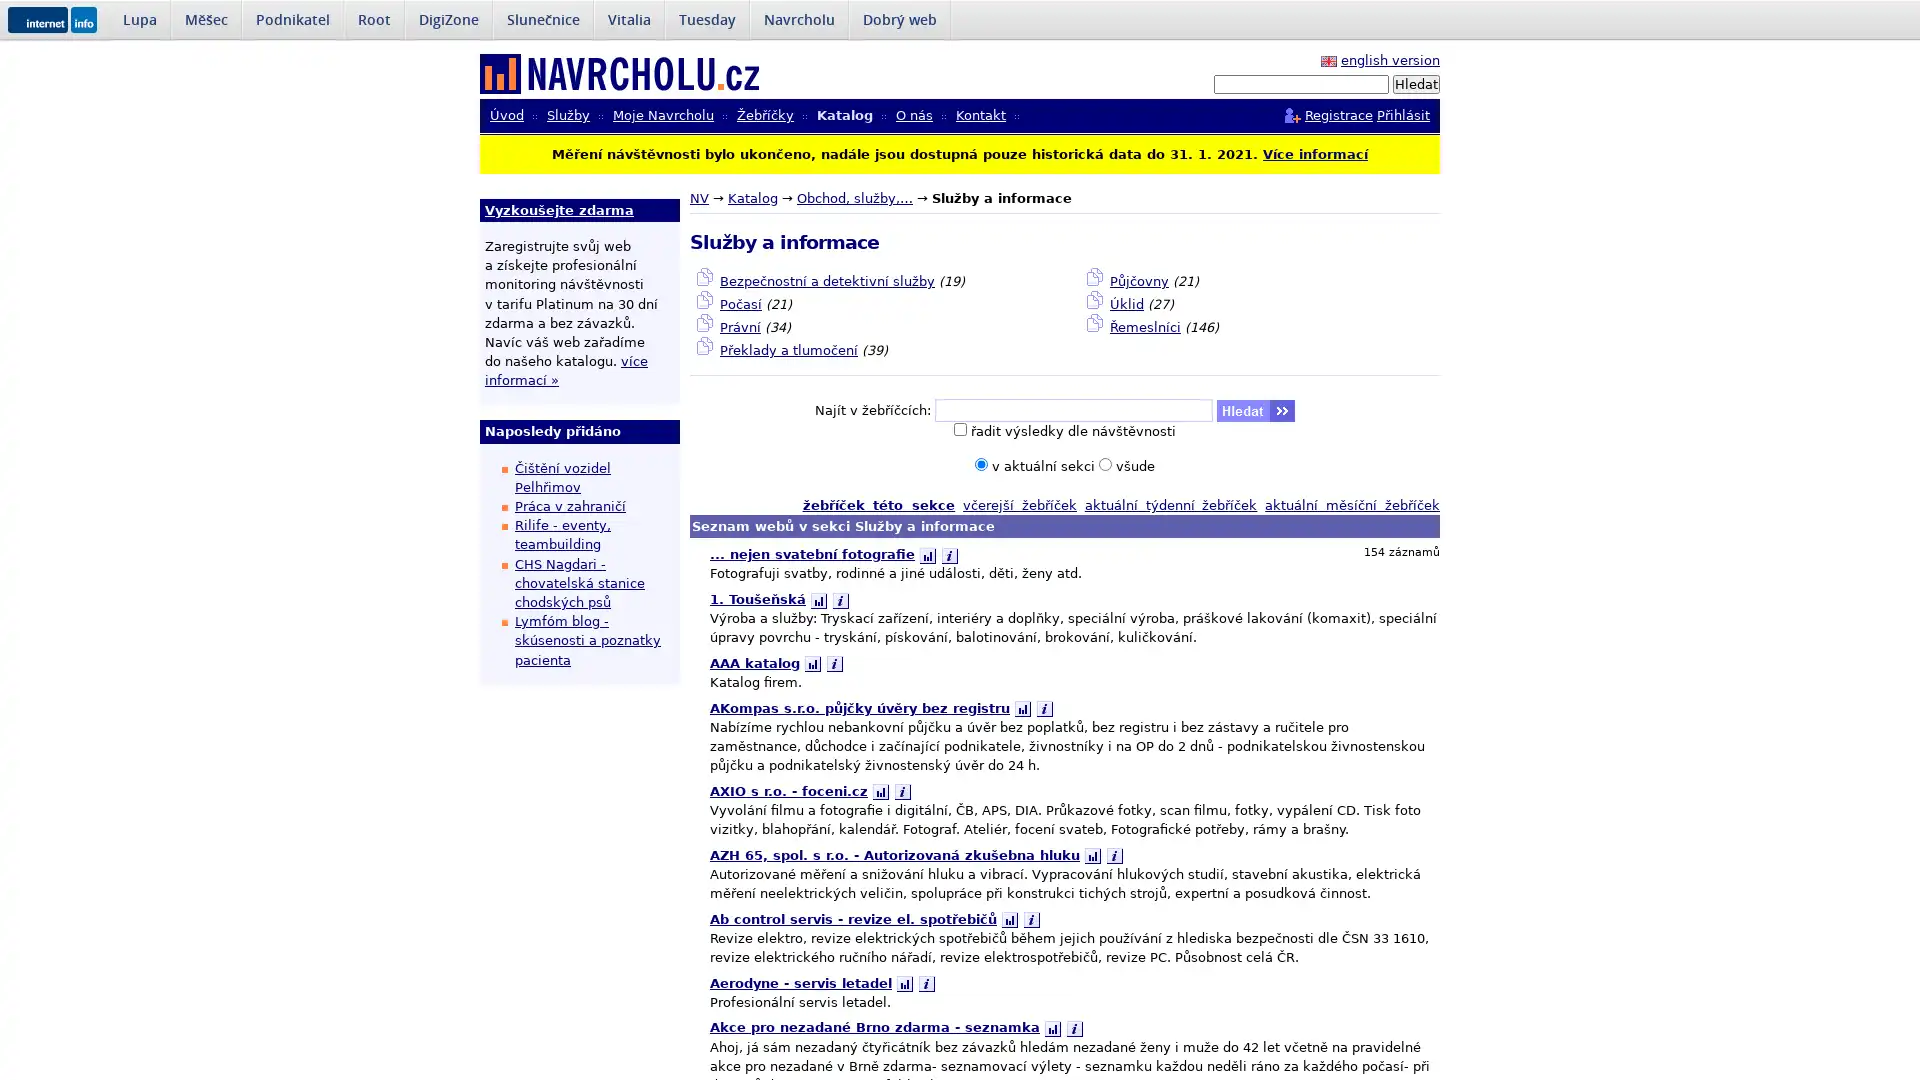 This screenshot has width=1920, height=1080. Describe the element at coordinates (1415, 83) in the screenshot. I see `Hledat` at that location.